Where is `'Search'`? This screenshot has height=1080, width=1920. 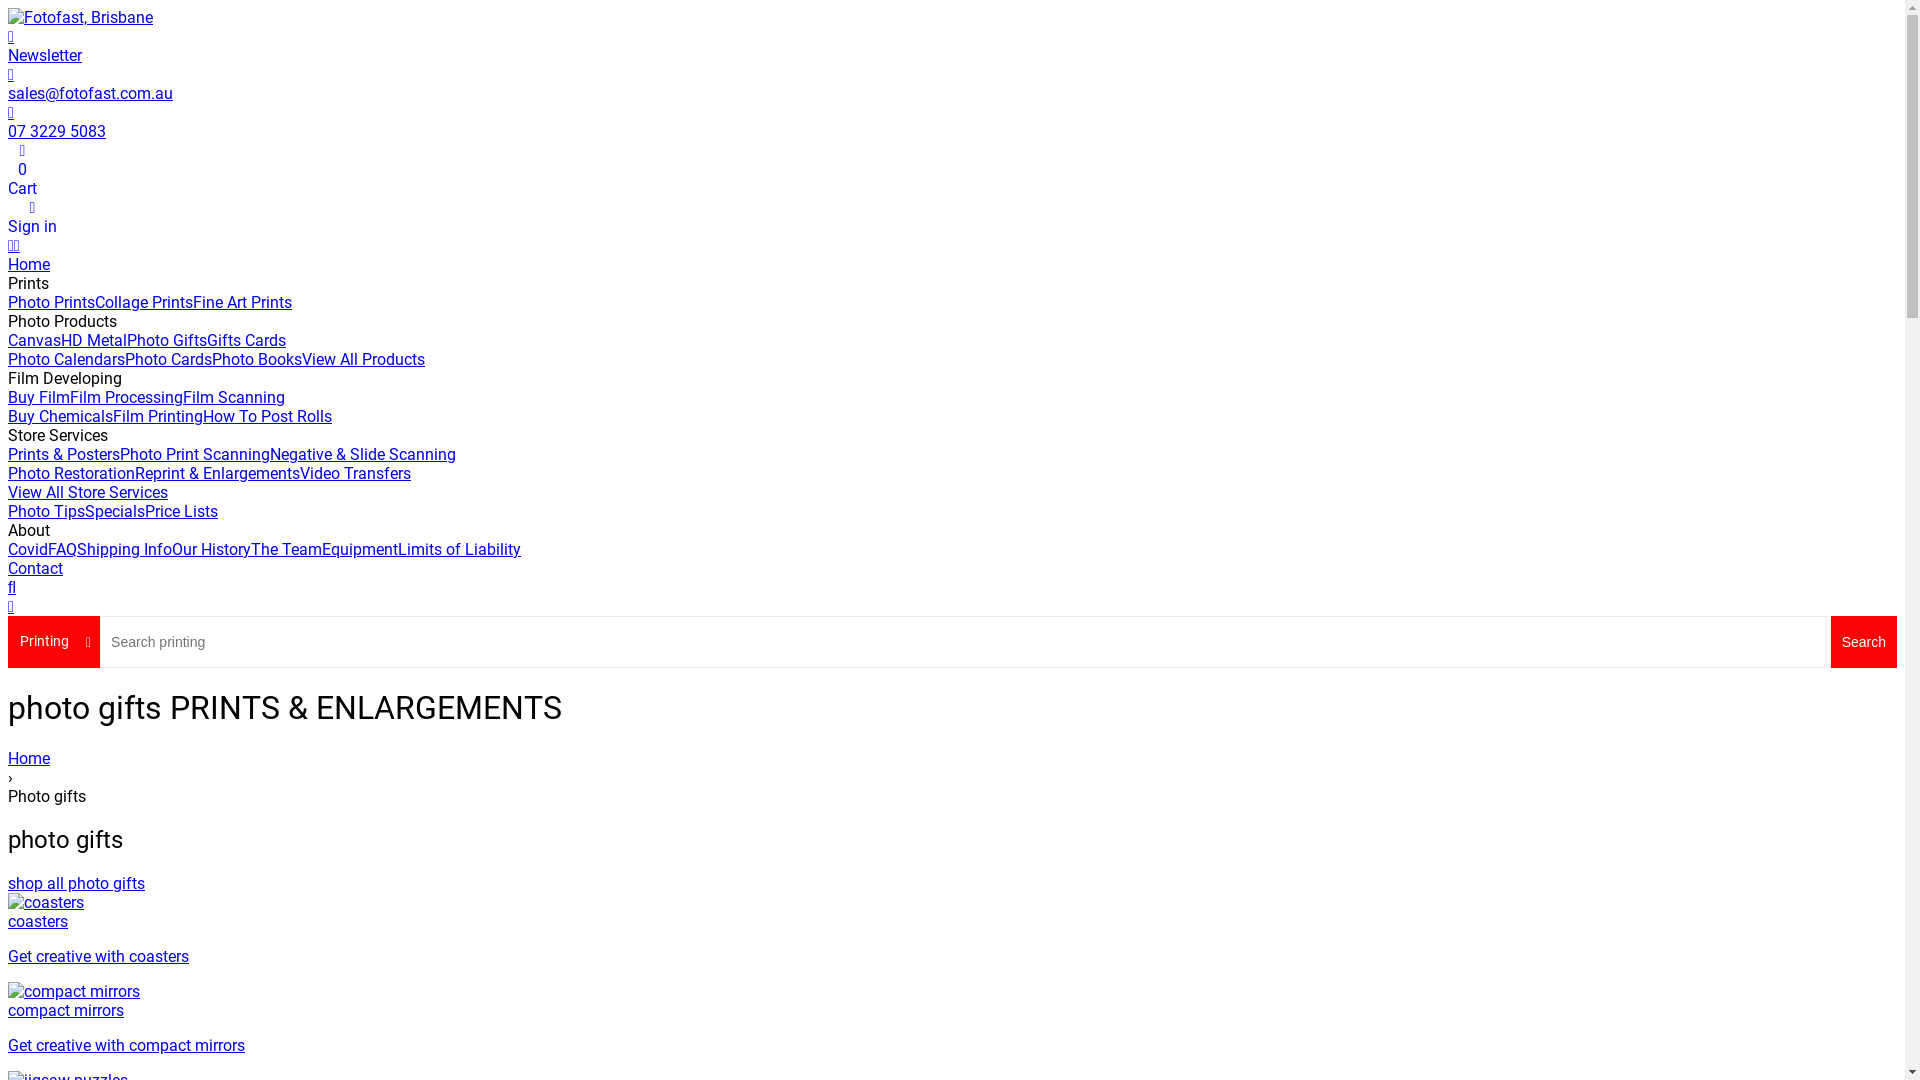
'Search' is located at coordinates (1862, 641).